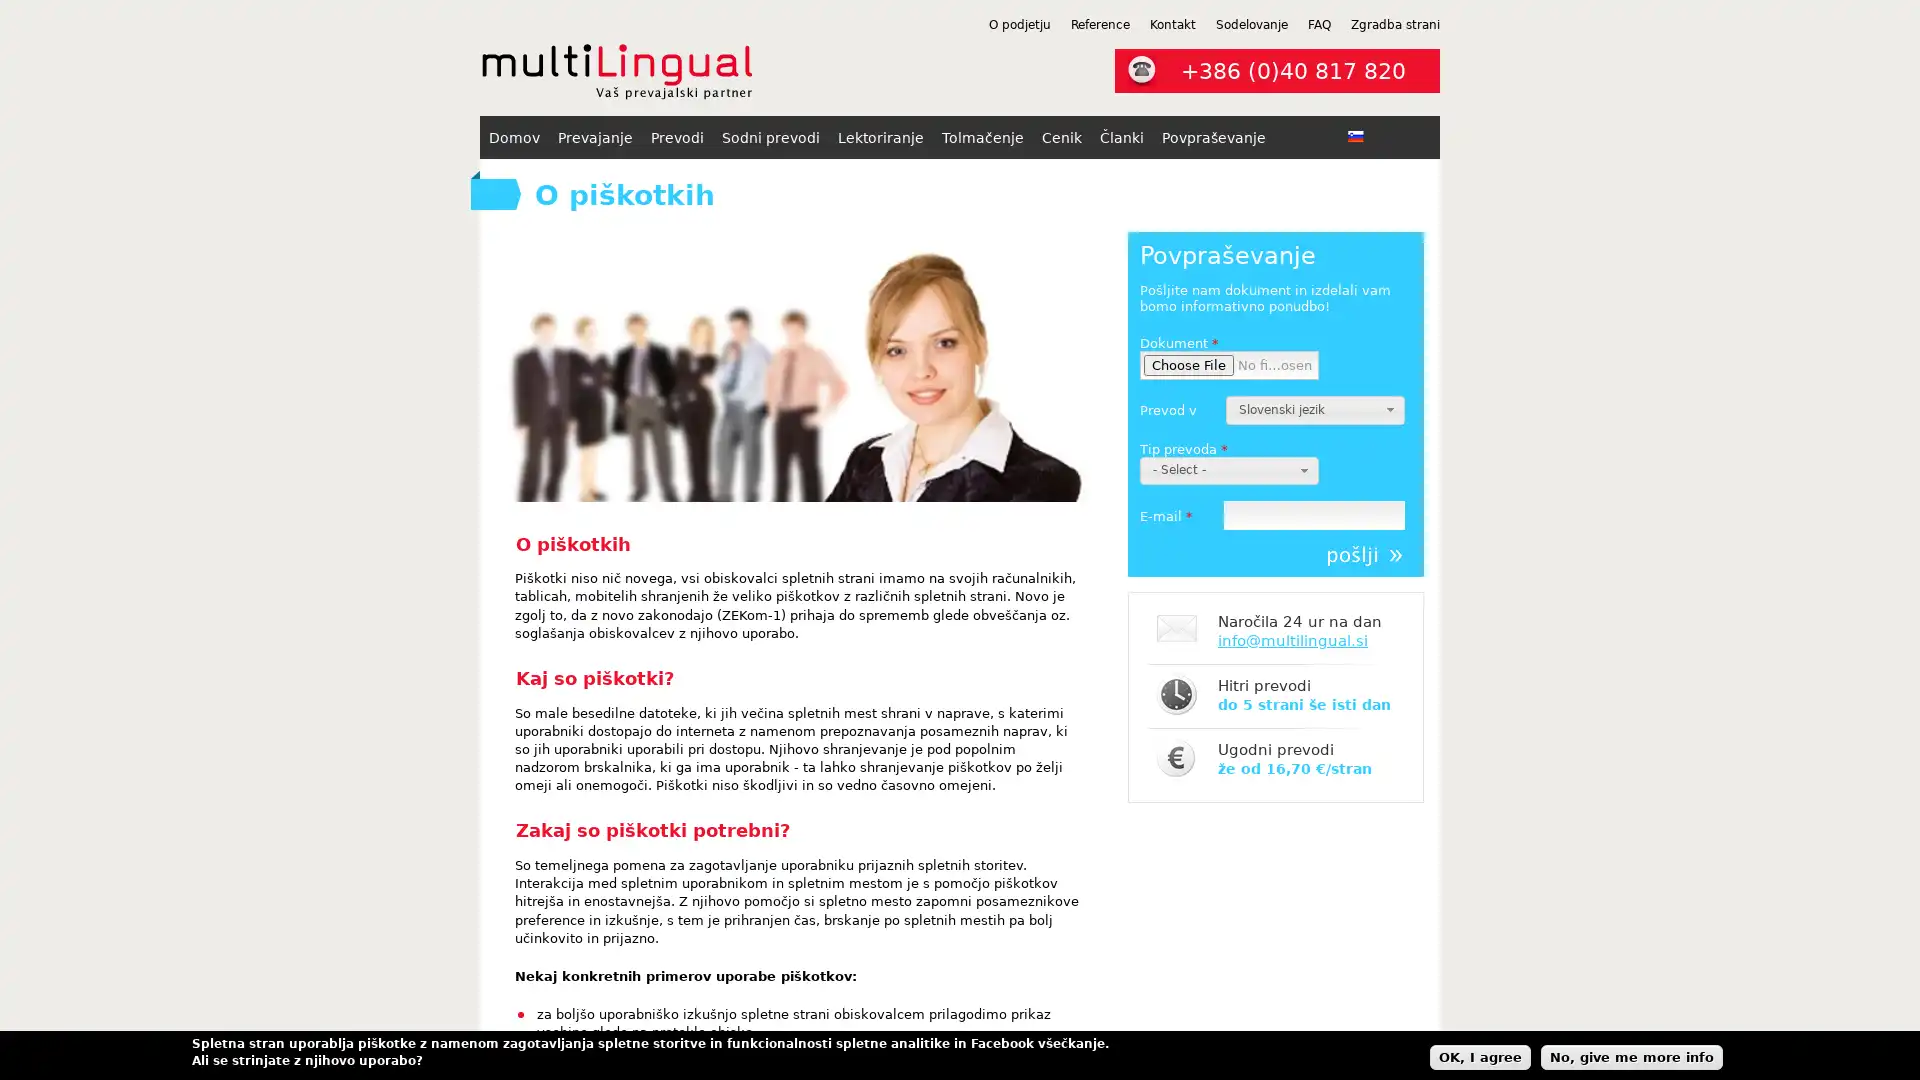 The image size is (1920, 1080). Describe the element at coordinates (1632, 1055) in the screenshot. I see `No, give me more info` at that location.